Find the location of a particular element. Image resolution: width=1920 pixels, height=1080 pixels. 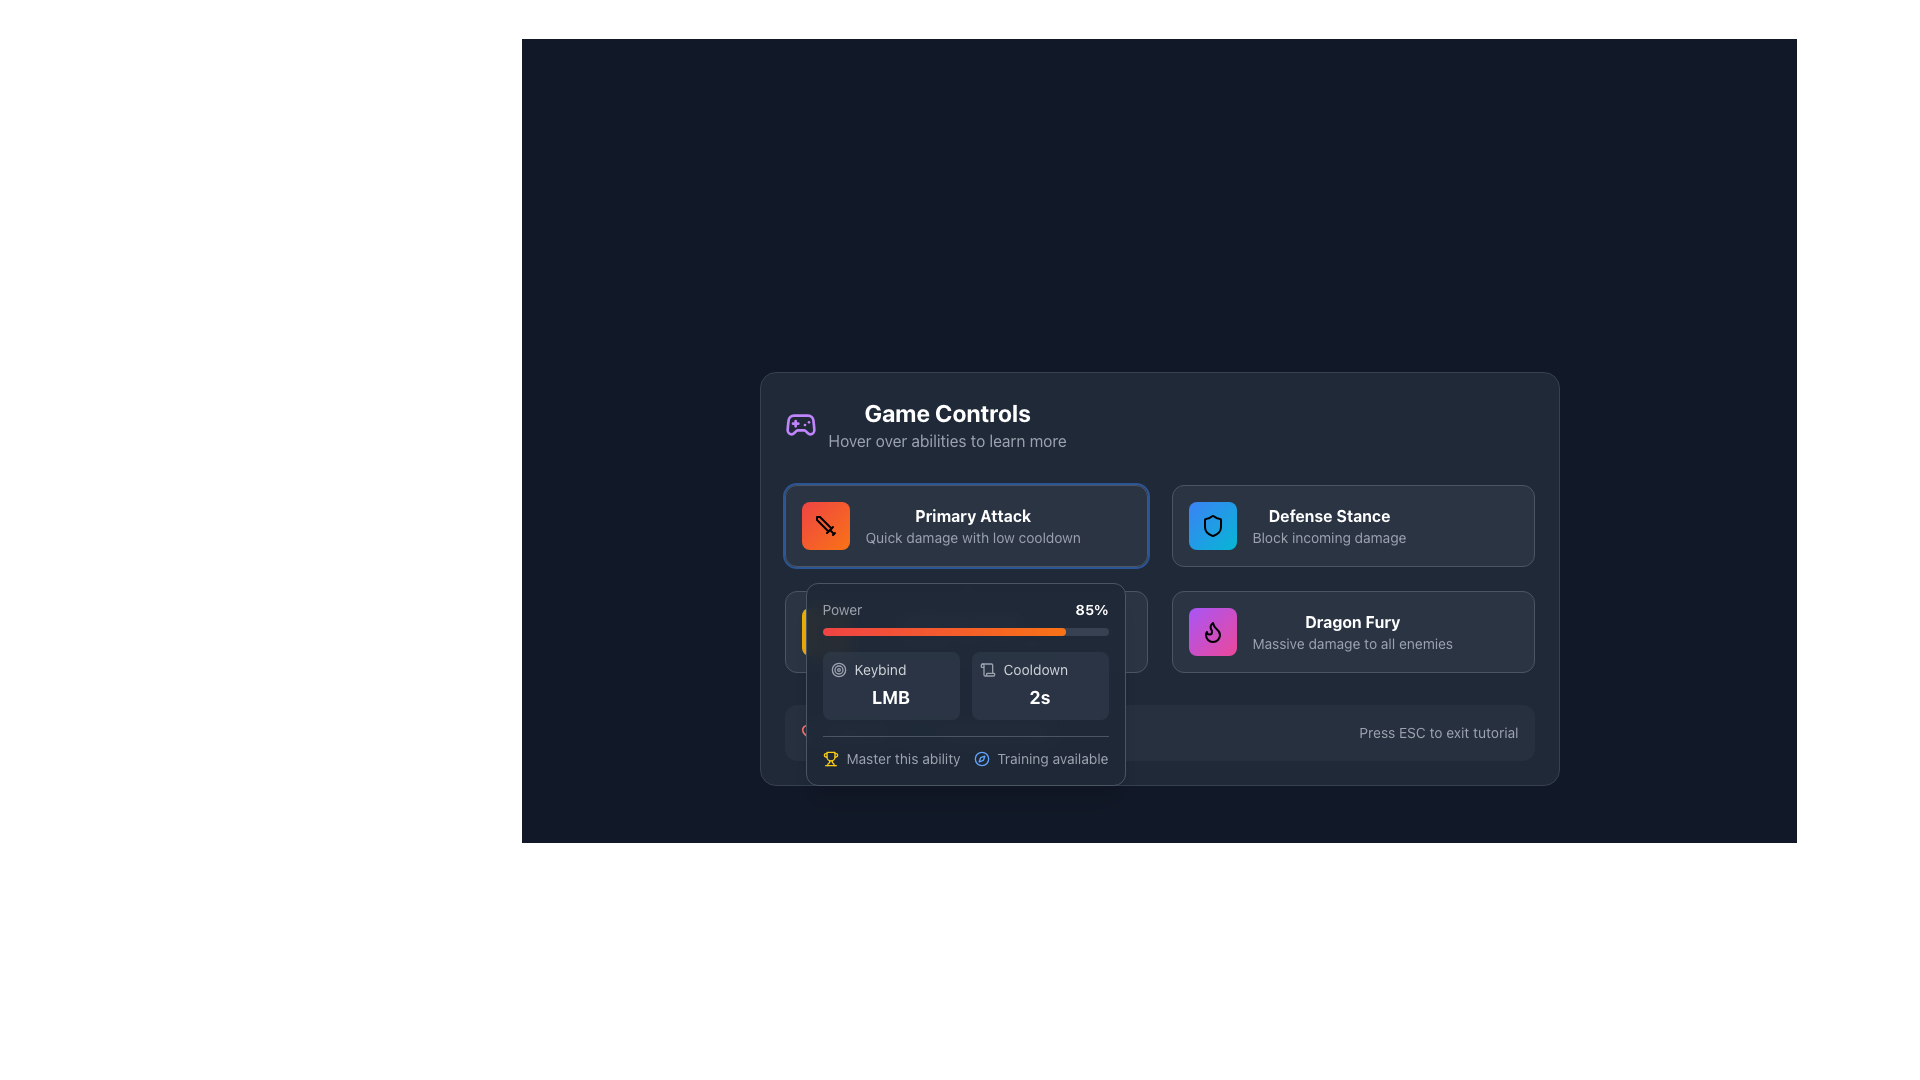

the 'Dragon Fury' skill icon located to the left of the descriptions 'Dragon Fury' and 'Massive damage to all enemies' is located at coordinates (1211, 632).